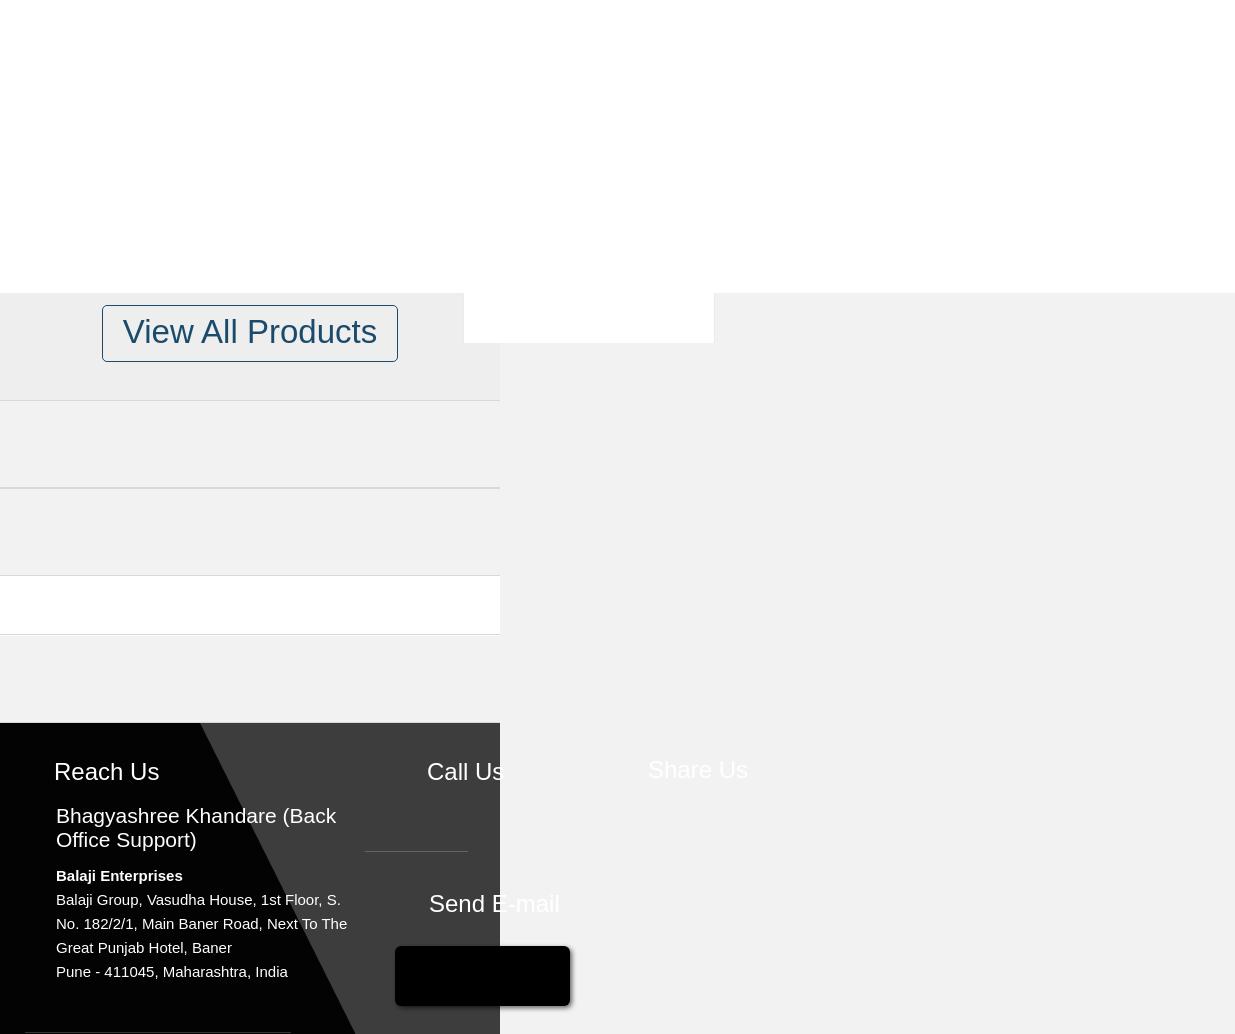 Image resolution: width=1235 pixels, height=1034 pixels. What do you see at coordinates (105, 771) in the screenshot?
I see `'Reach Us'` at bounding box center [105, 771].